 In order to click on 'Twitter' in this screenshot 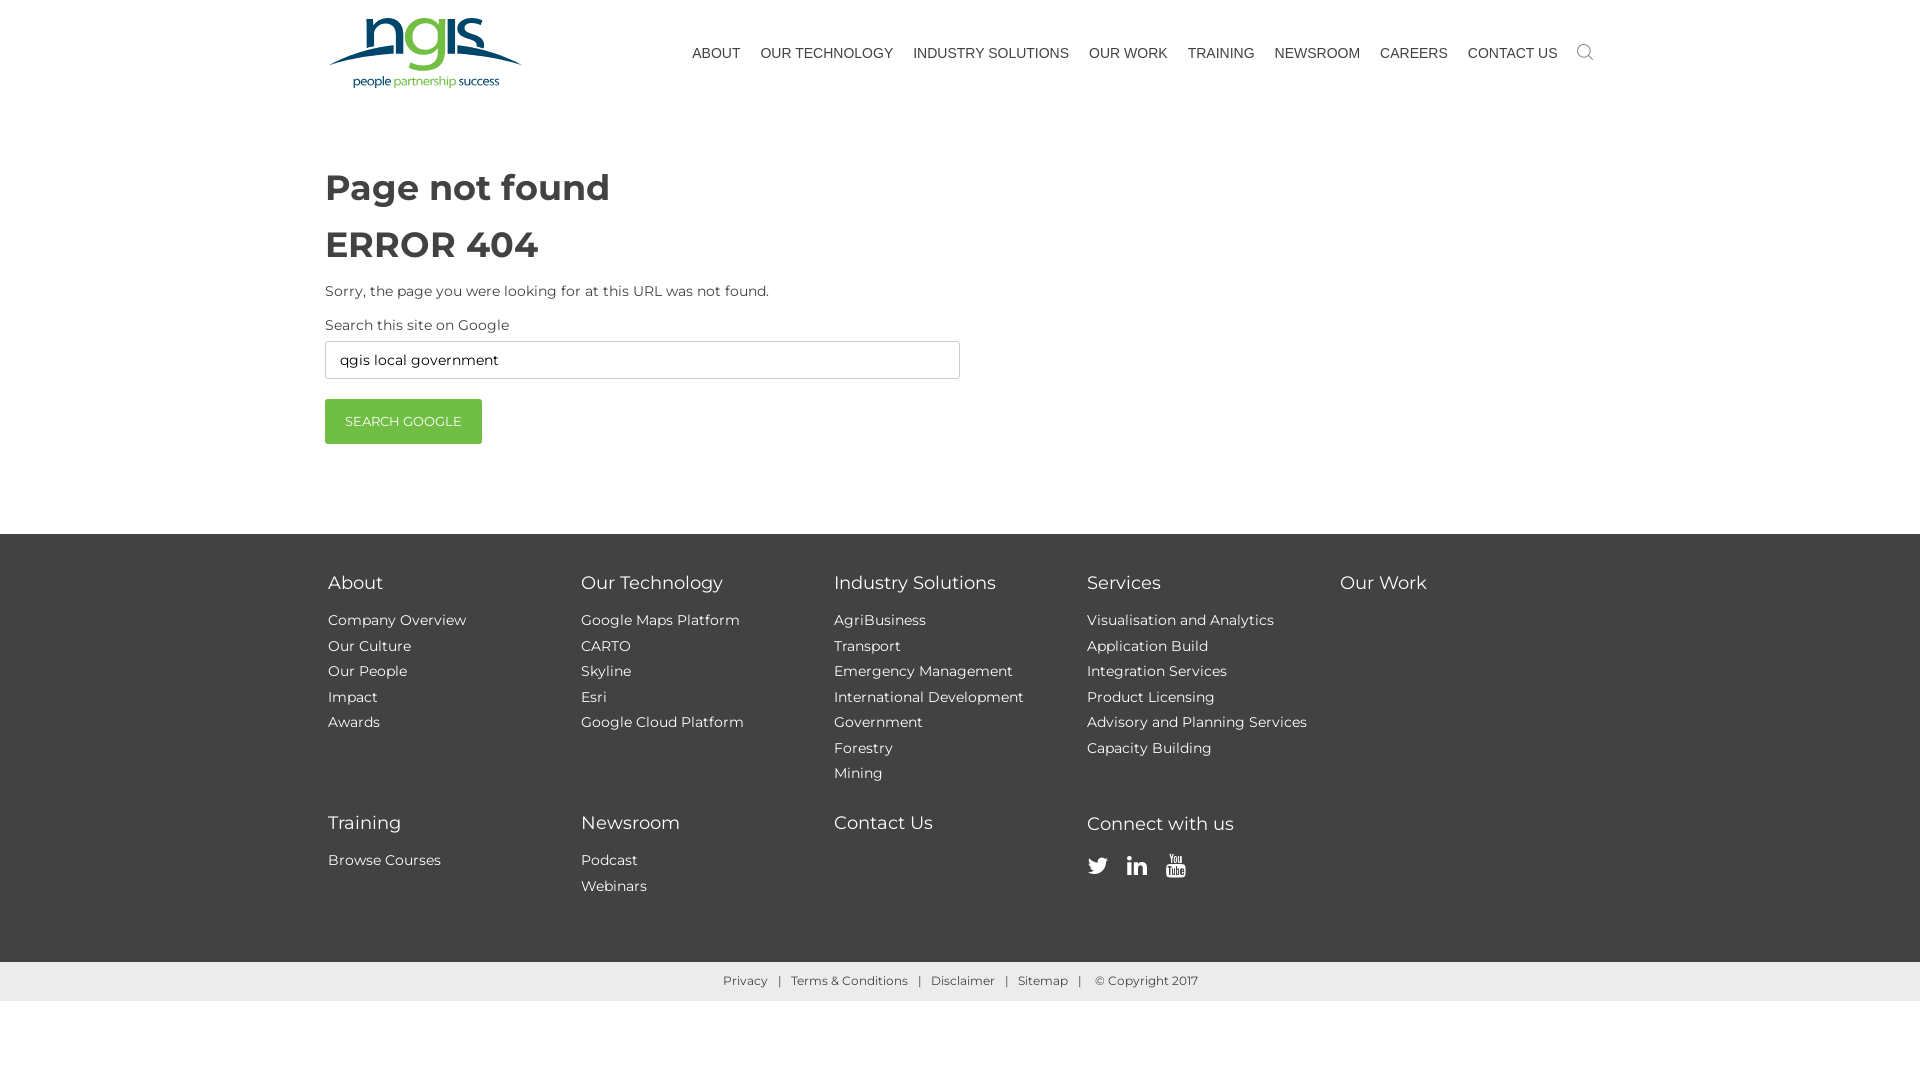, I will do `click(1084, 886)`.